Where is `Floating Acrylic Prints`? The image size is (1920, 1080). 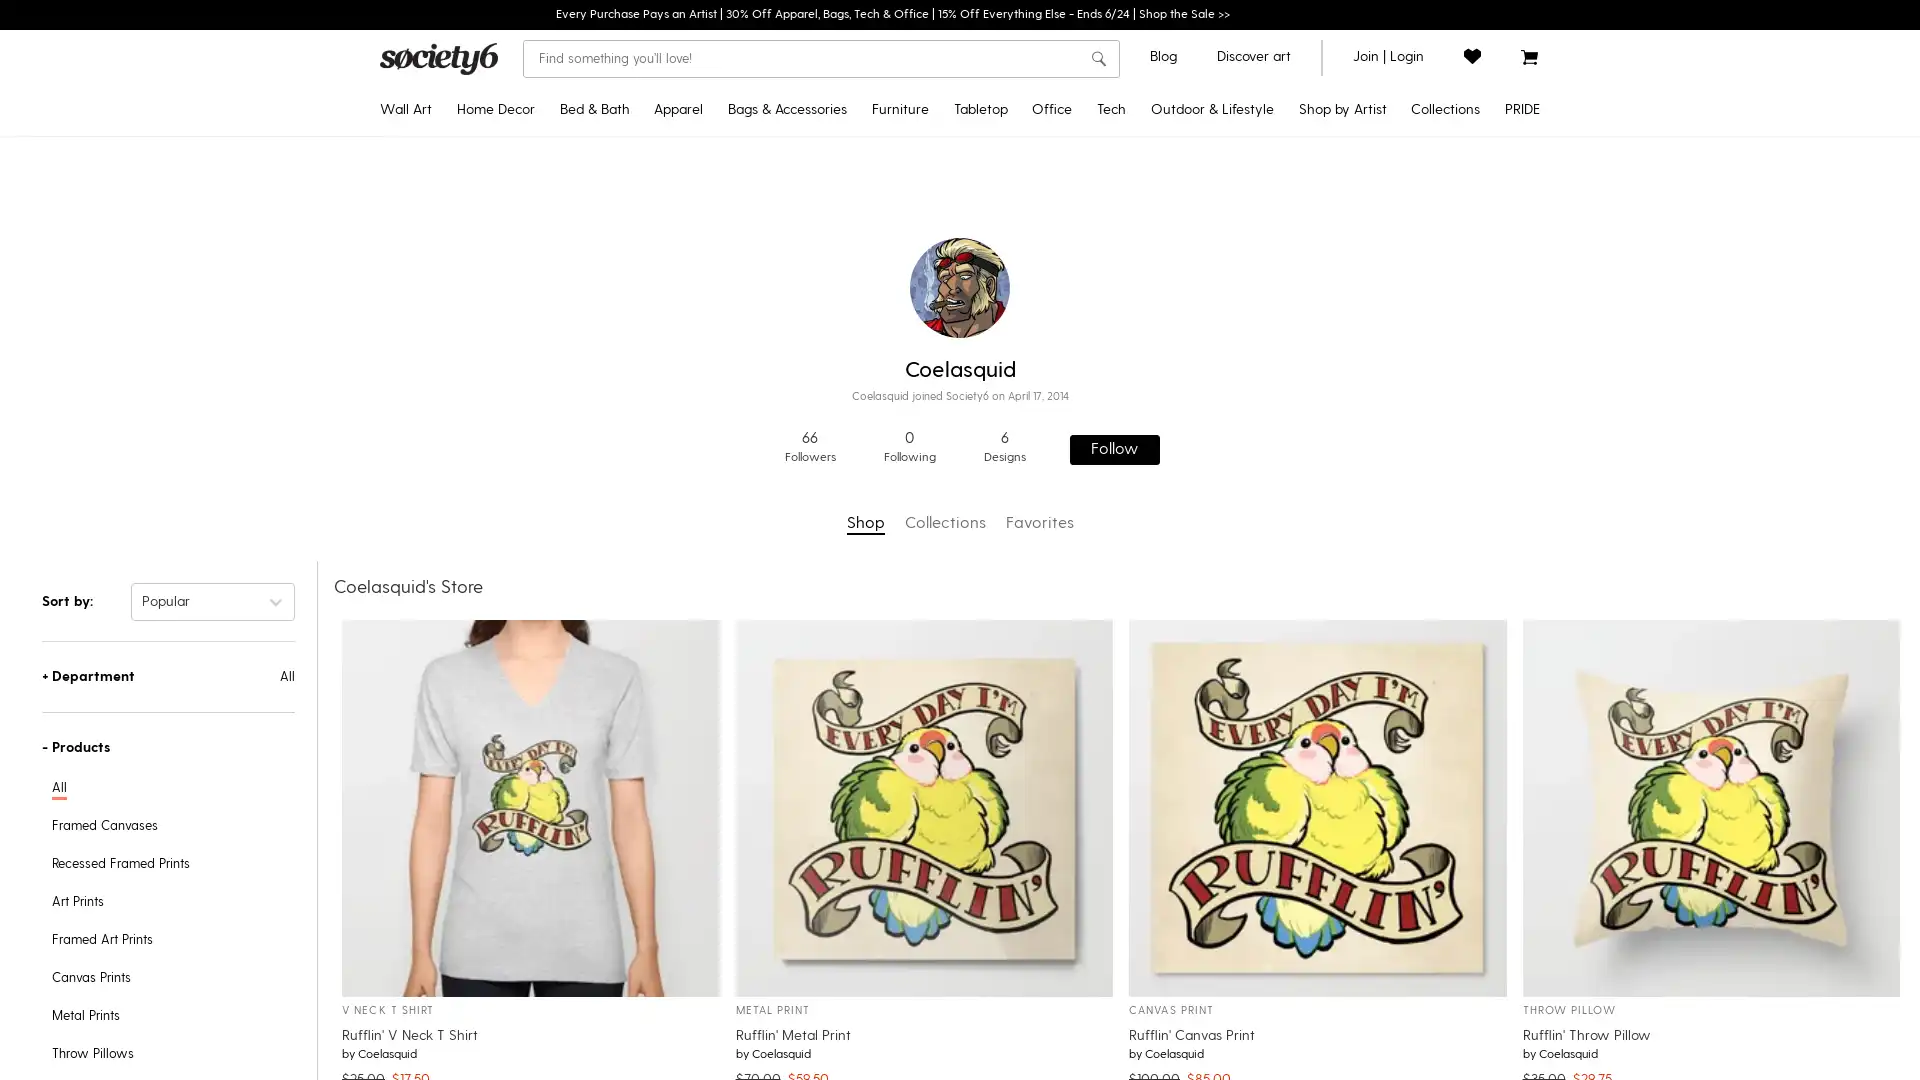 Floating Acrylic Prints is located at coordinates (470, 385).